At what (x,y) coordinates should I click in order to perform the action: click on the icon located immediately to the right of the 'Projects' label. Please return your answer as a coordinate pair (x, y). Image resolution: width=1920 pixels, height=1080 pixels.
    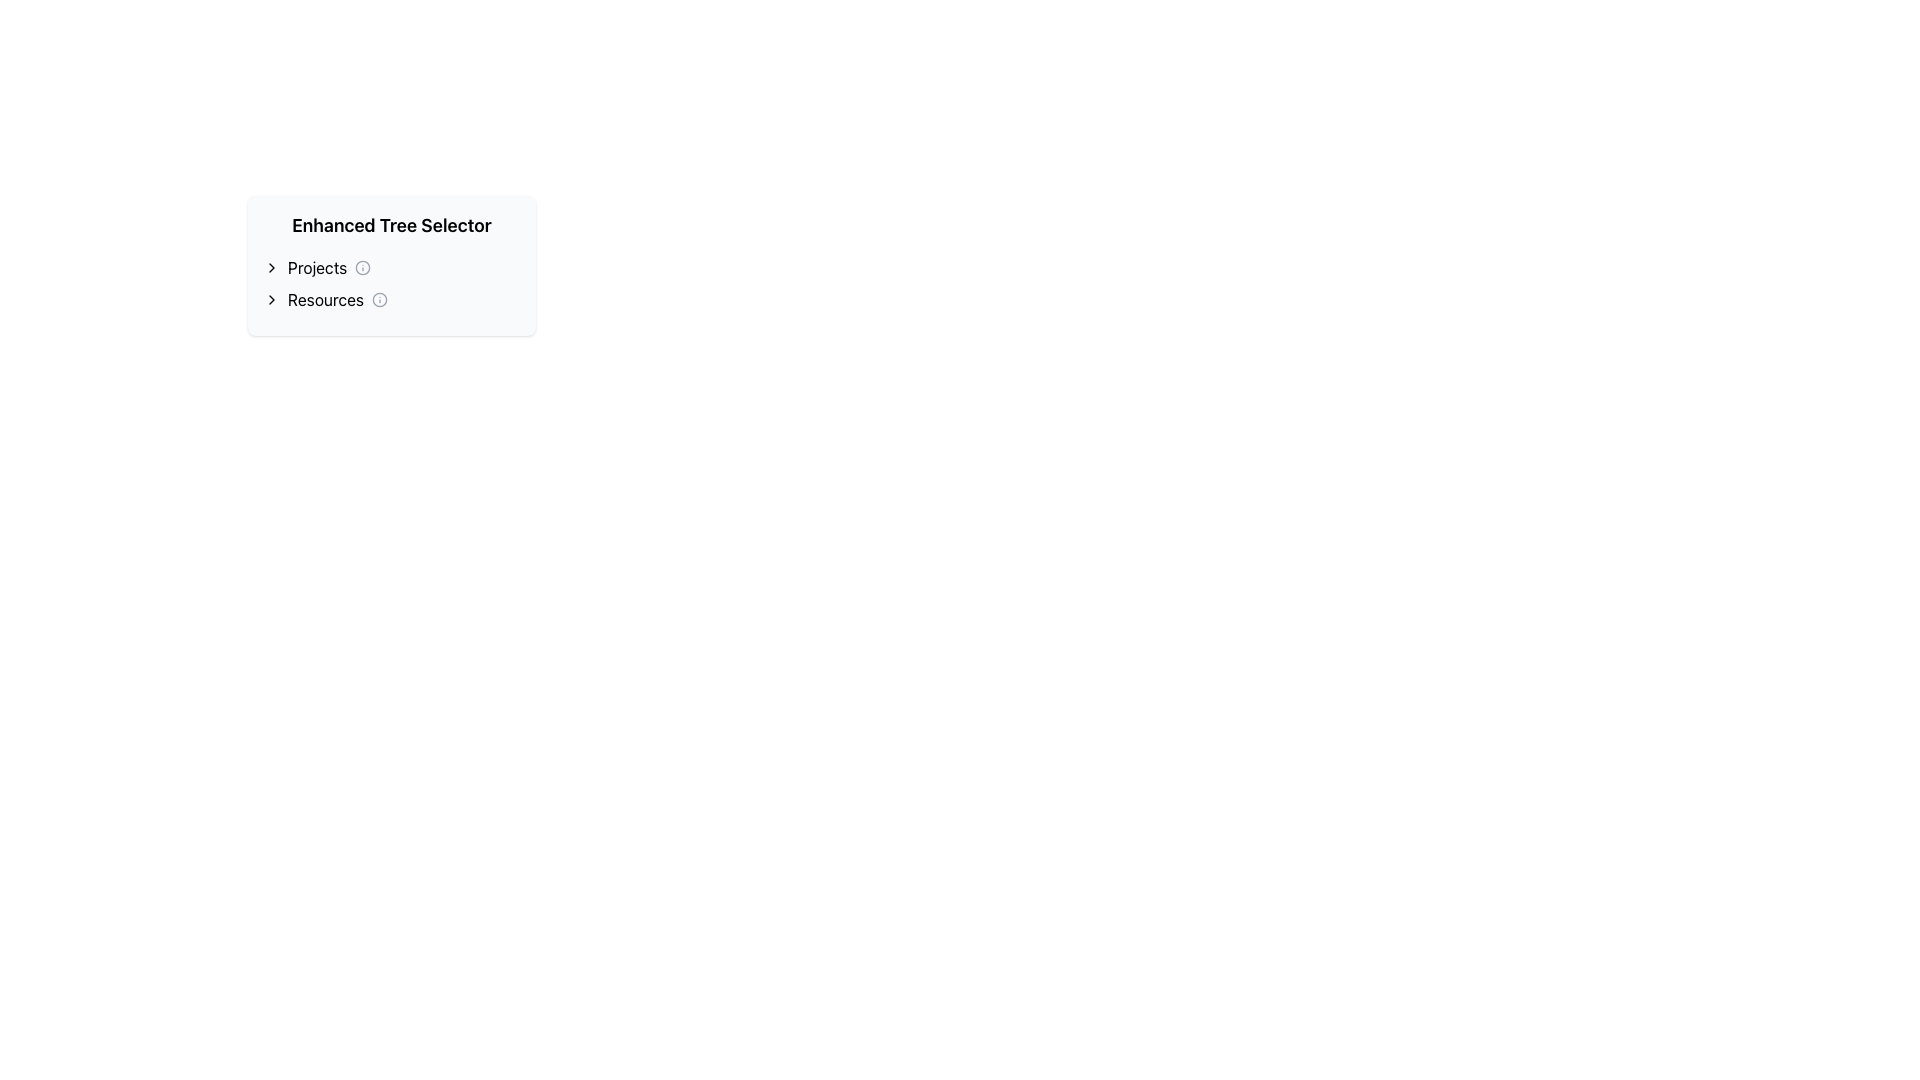
    Looking at the image, I should click on (363, 266).